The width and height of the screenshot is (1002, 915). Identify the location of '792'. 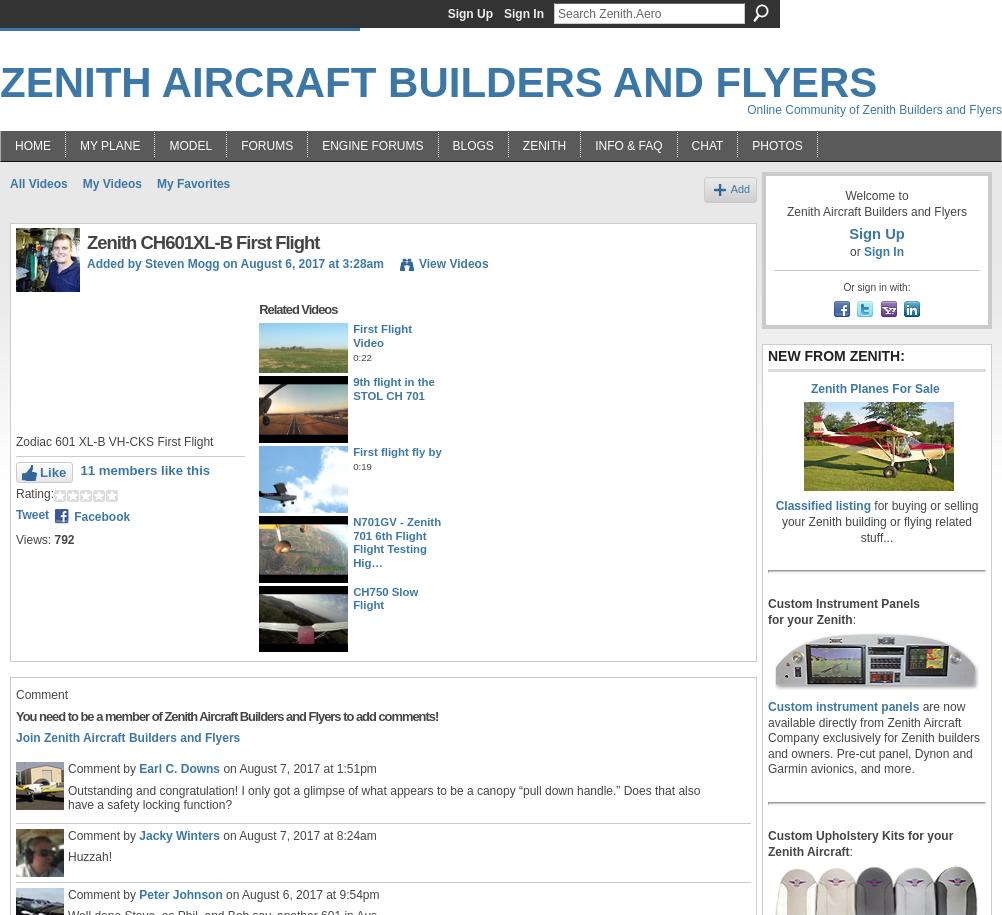
(64, 540).